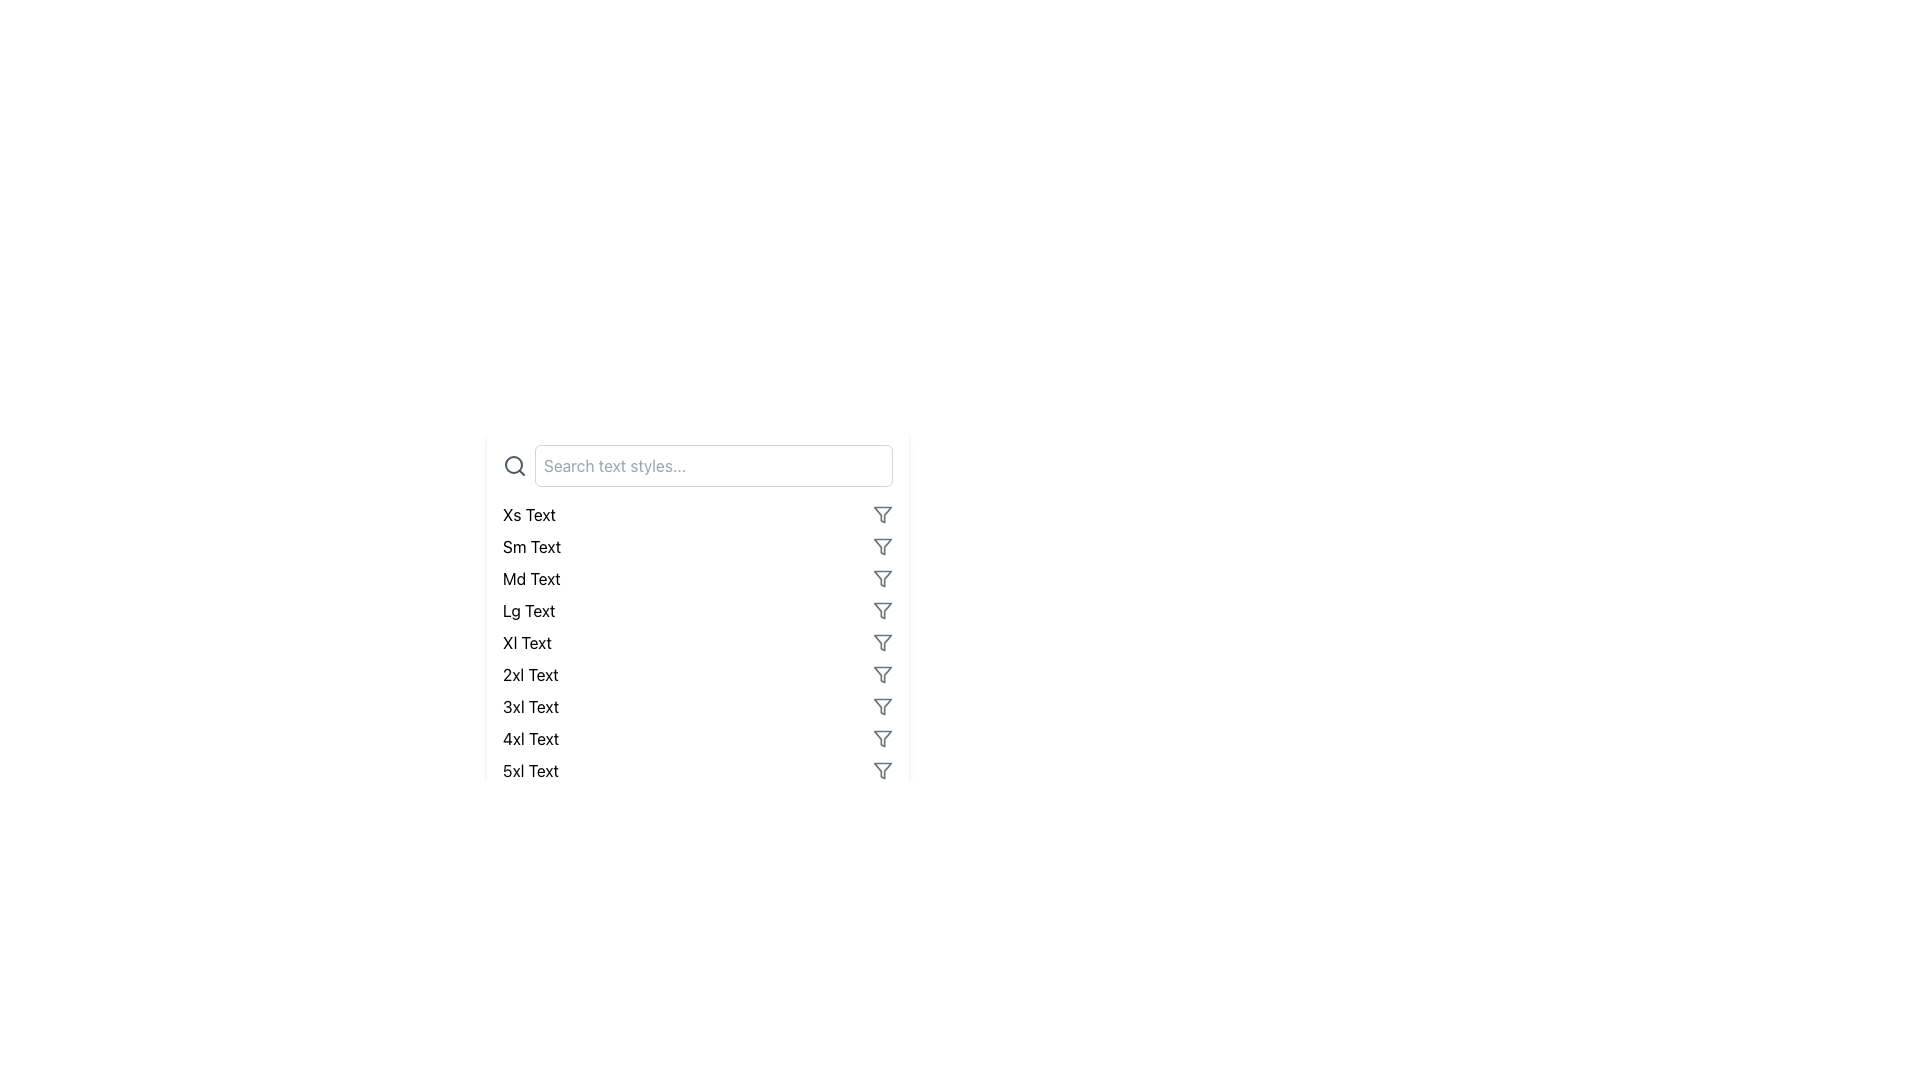 The width and height of the screenshot is (1920, 1080). What do you see at coordinates (882, 675) in the screenshot?
I see `the filter icon resembling a funnel located next to the label '2xl Text' in the vertical list` at bounding box center [882, 675].